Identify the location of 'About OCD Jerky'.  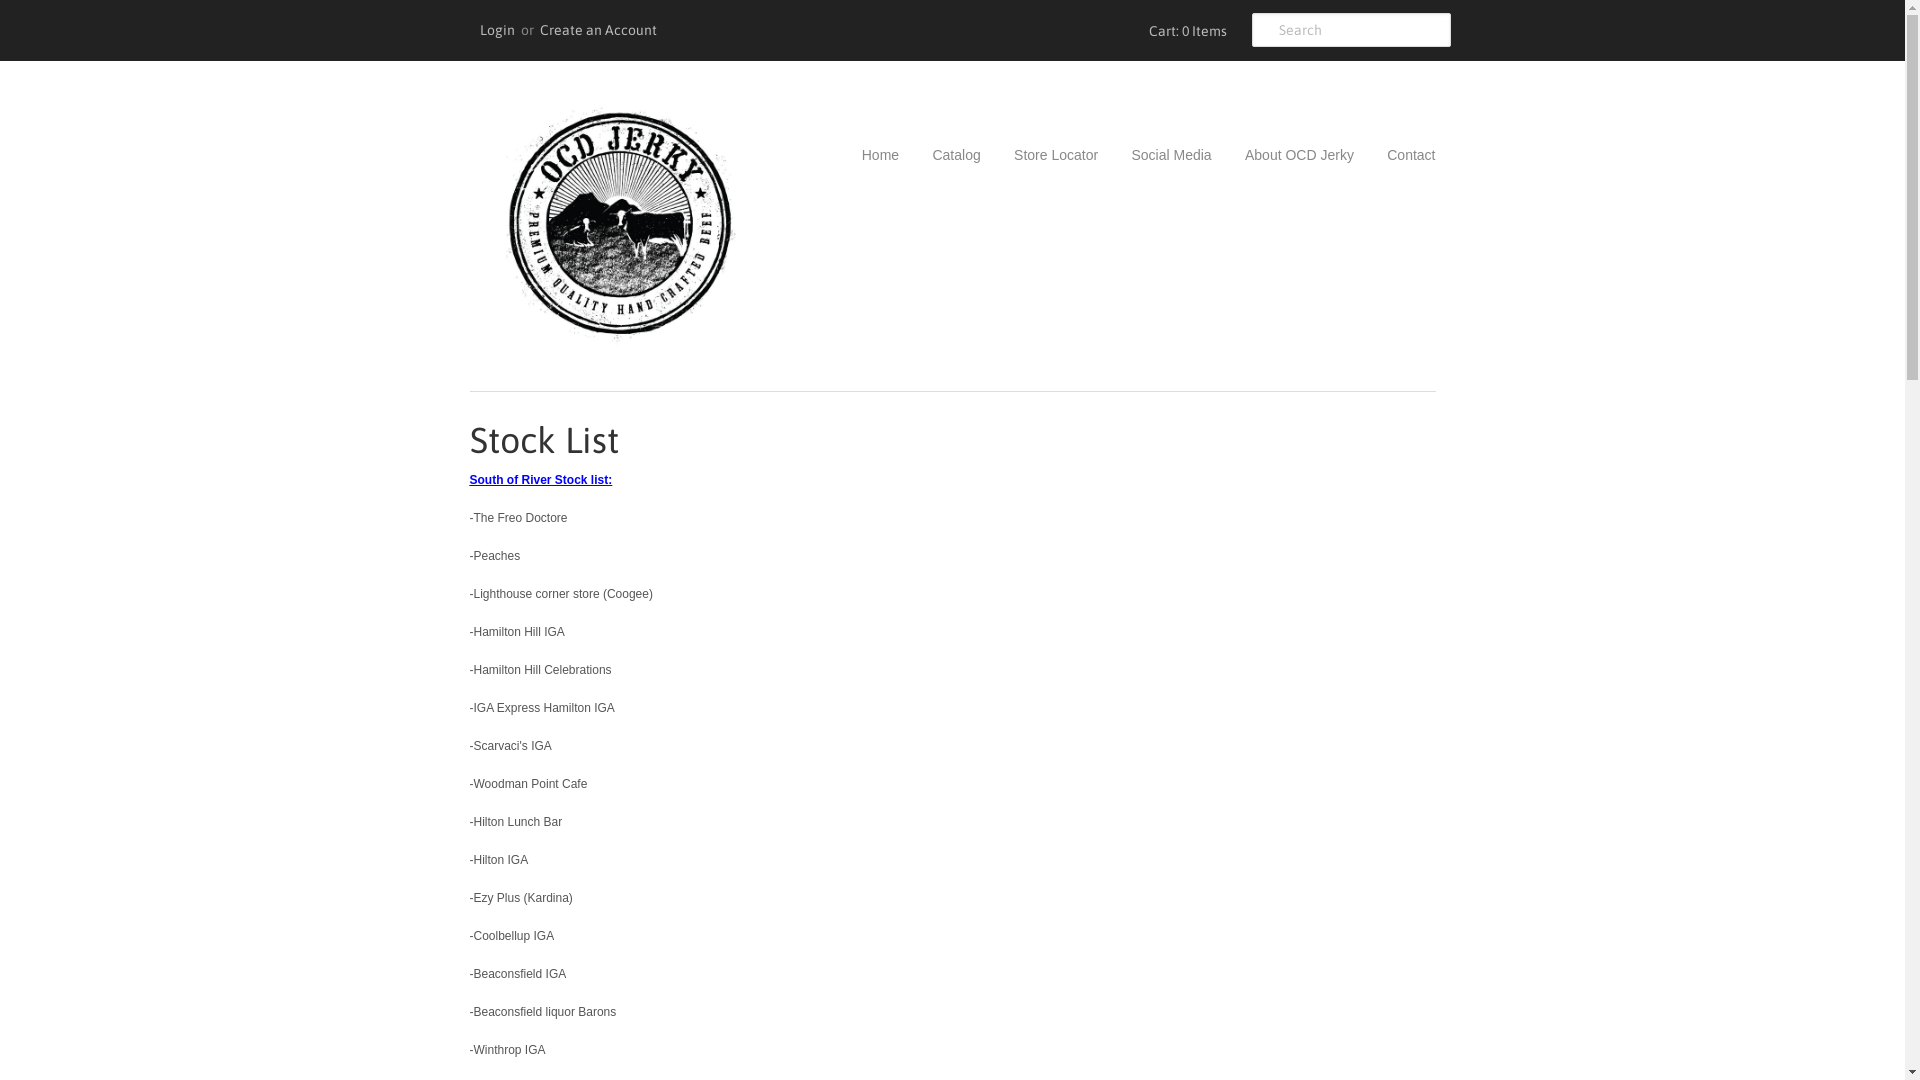
(1284, 153).